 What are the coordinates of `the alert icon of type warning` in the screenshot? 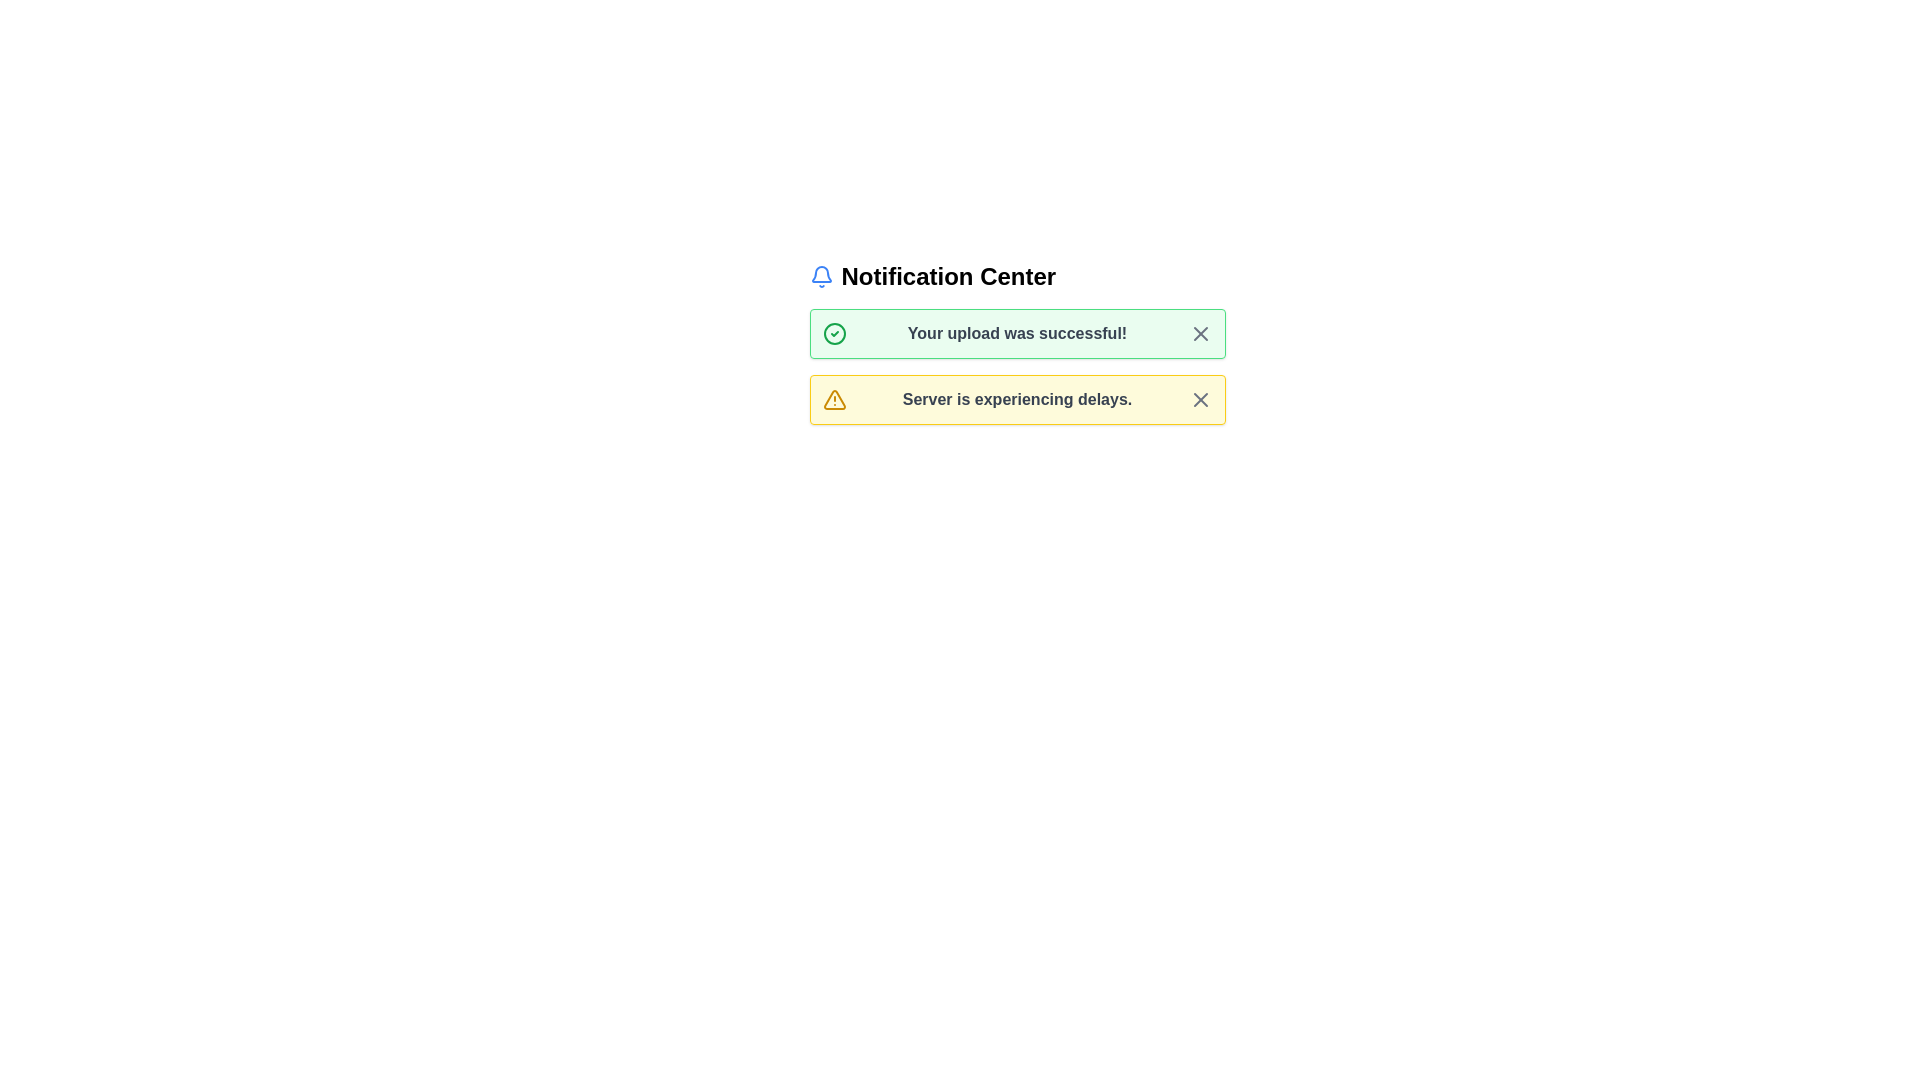 It's located at (834, 400).